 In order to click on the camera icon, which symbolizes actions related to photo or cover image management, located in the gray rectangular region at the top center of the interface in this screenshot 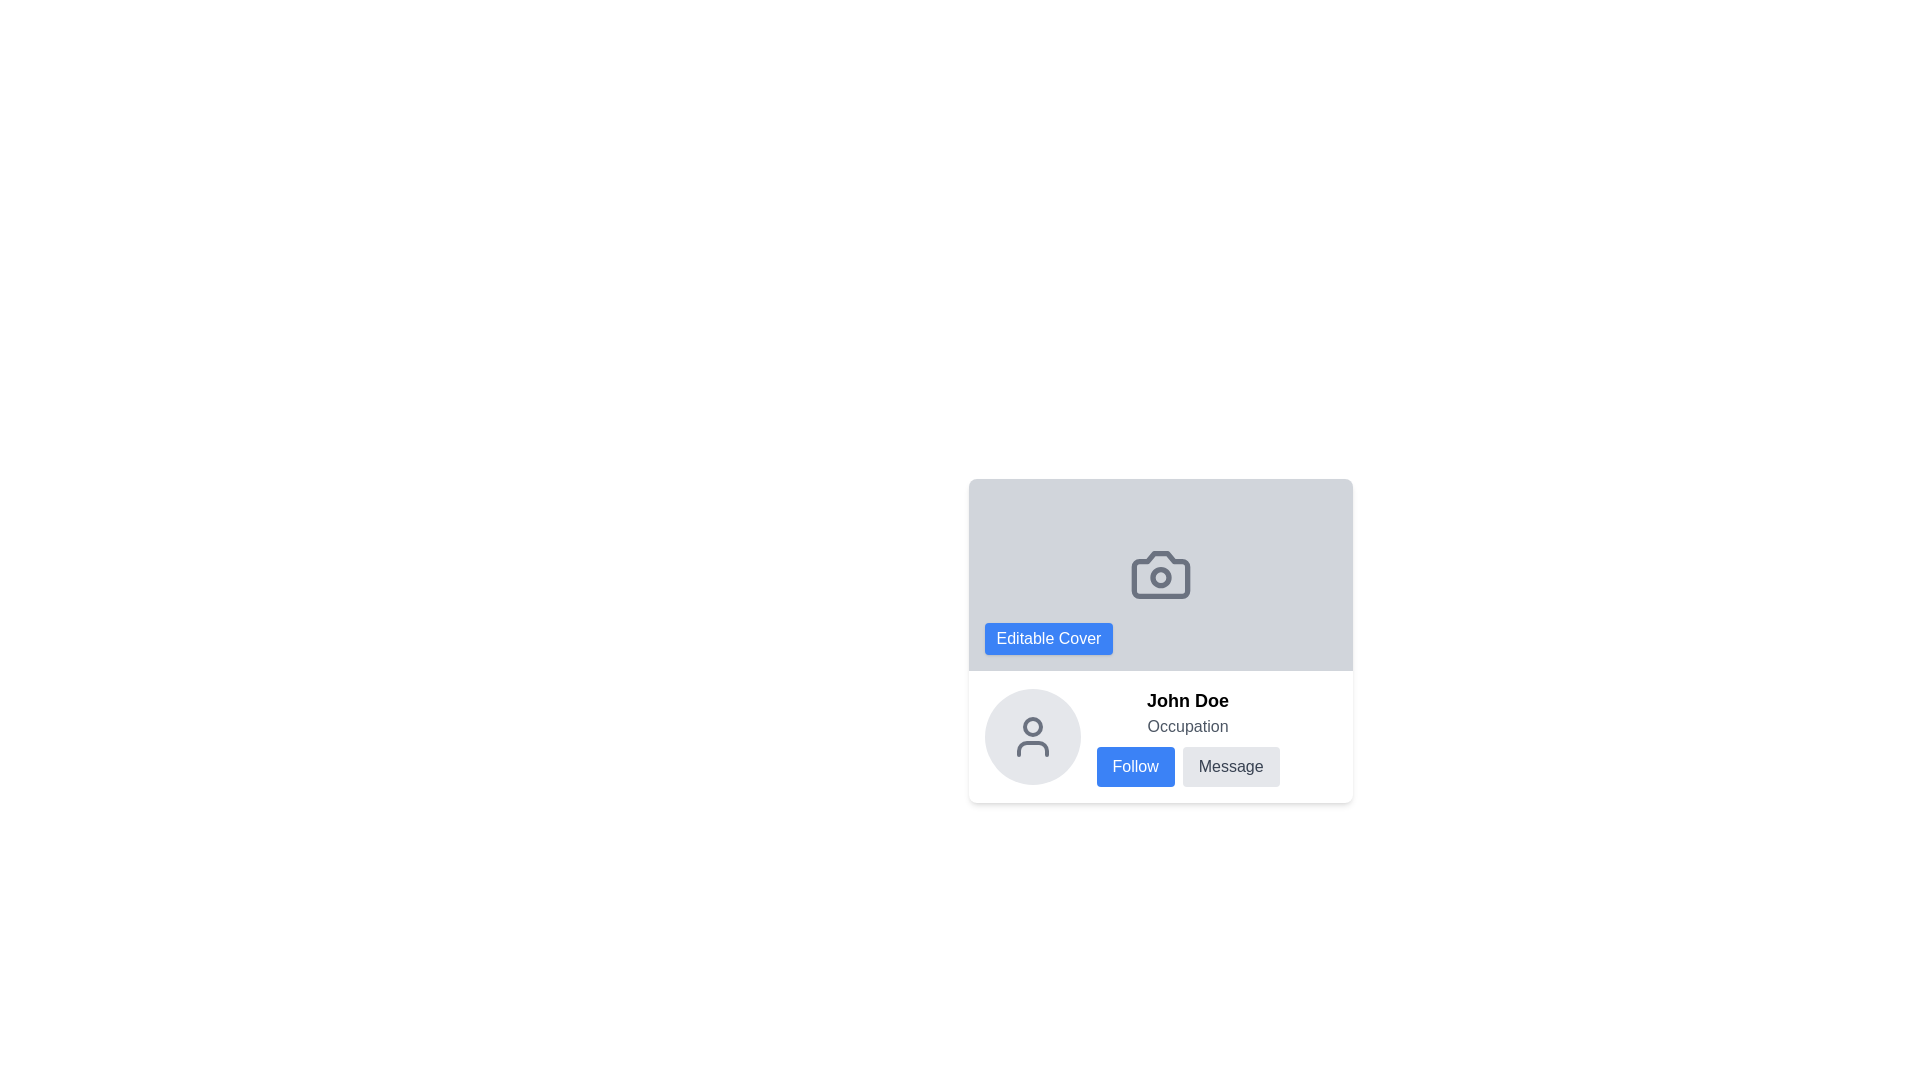, I will do `click(1160, 574)`.